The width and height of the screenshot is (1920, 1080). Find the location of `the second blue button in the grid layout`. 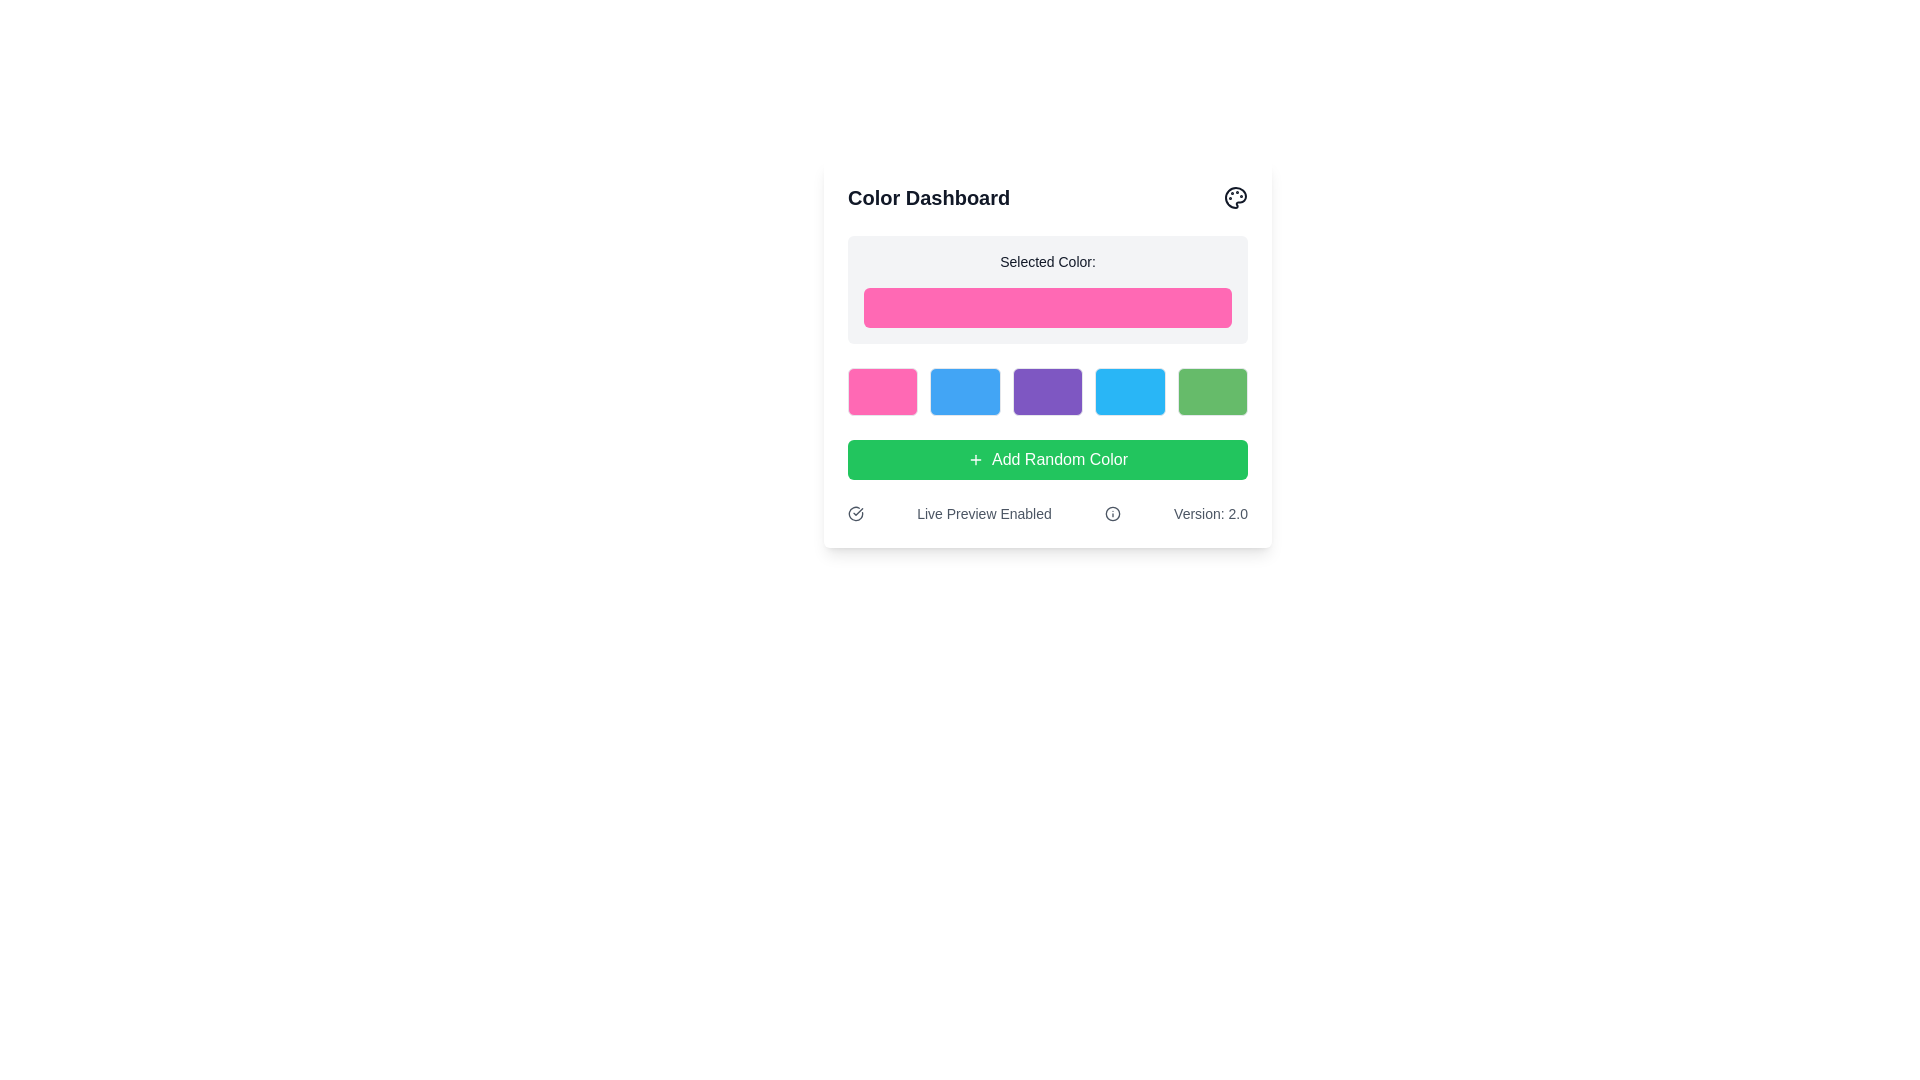

the second blue button in the grid layout is located at coordinates (965, 392).